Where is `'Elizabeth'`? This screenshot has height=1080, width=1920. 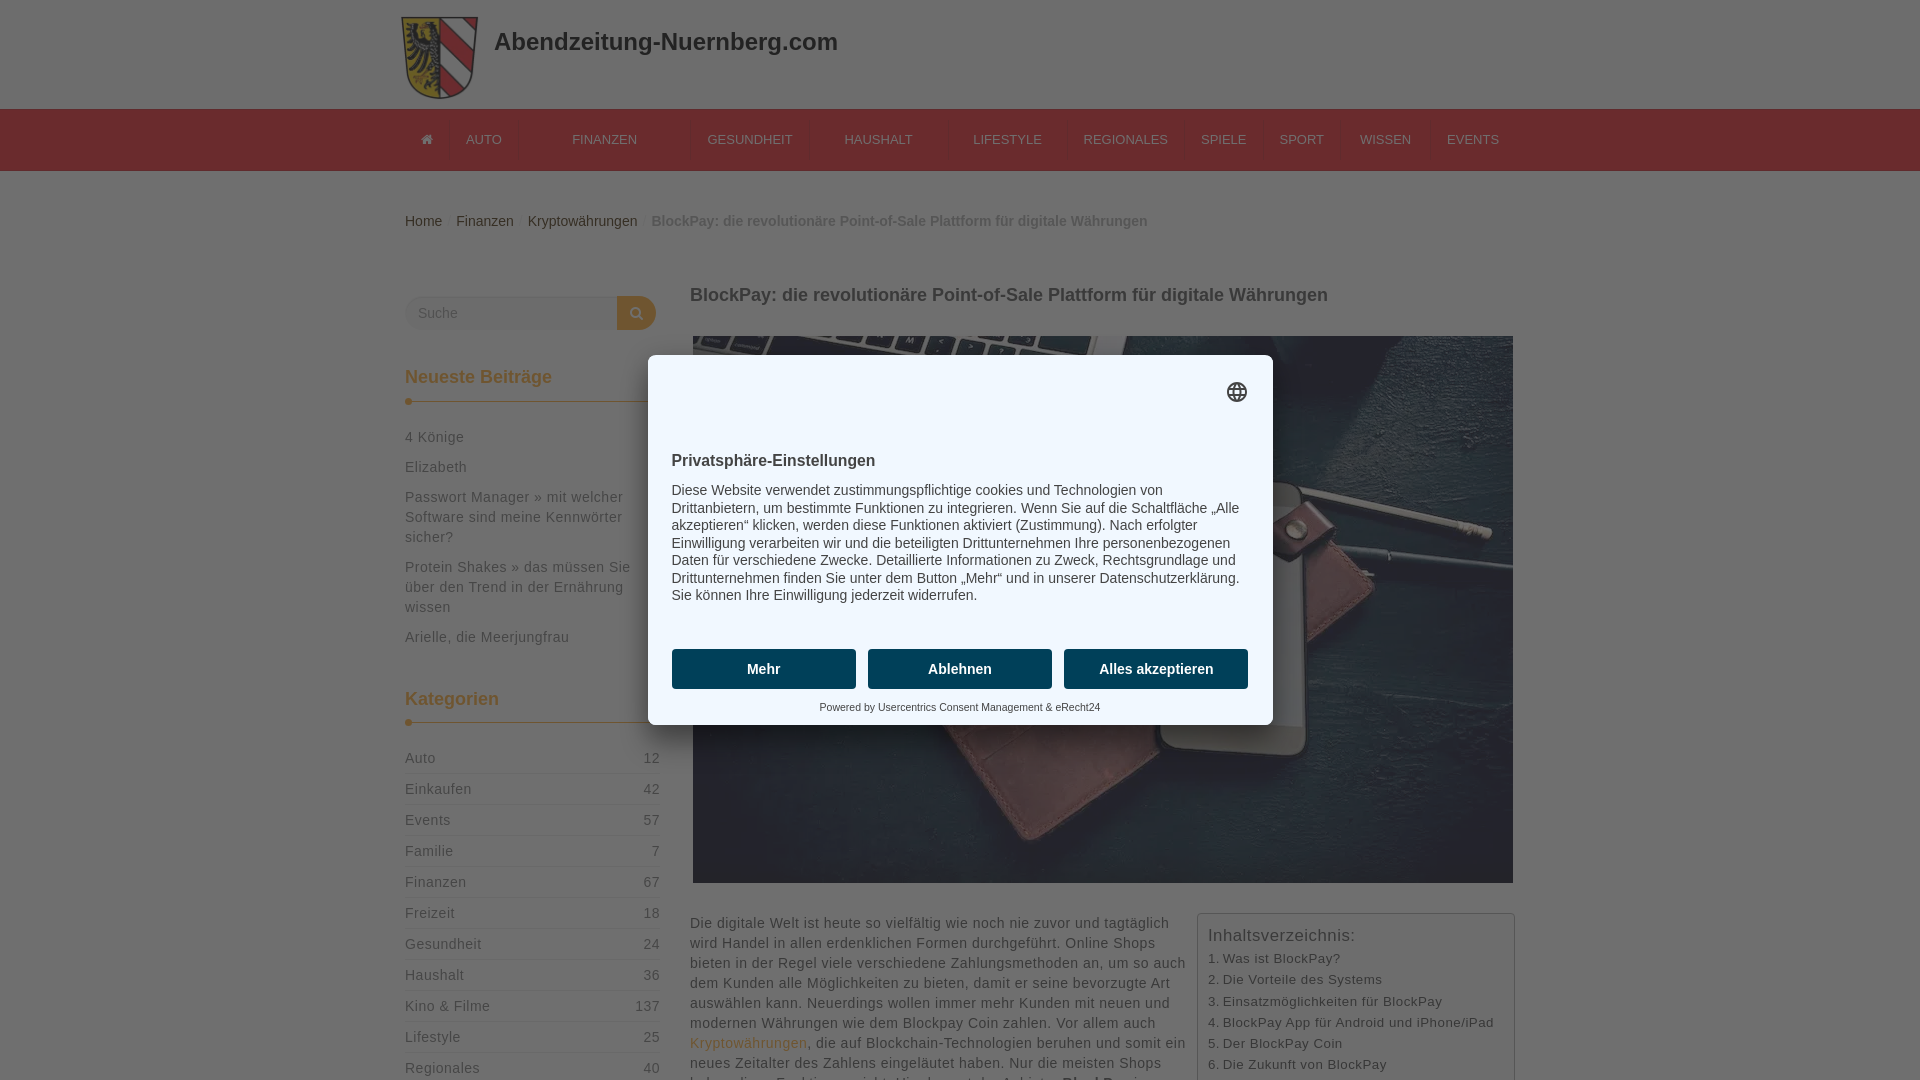 'Elizabeth' is located at coordinates (435, 466).